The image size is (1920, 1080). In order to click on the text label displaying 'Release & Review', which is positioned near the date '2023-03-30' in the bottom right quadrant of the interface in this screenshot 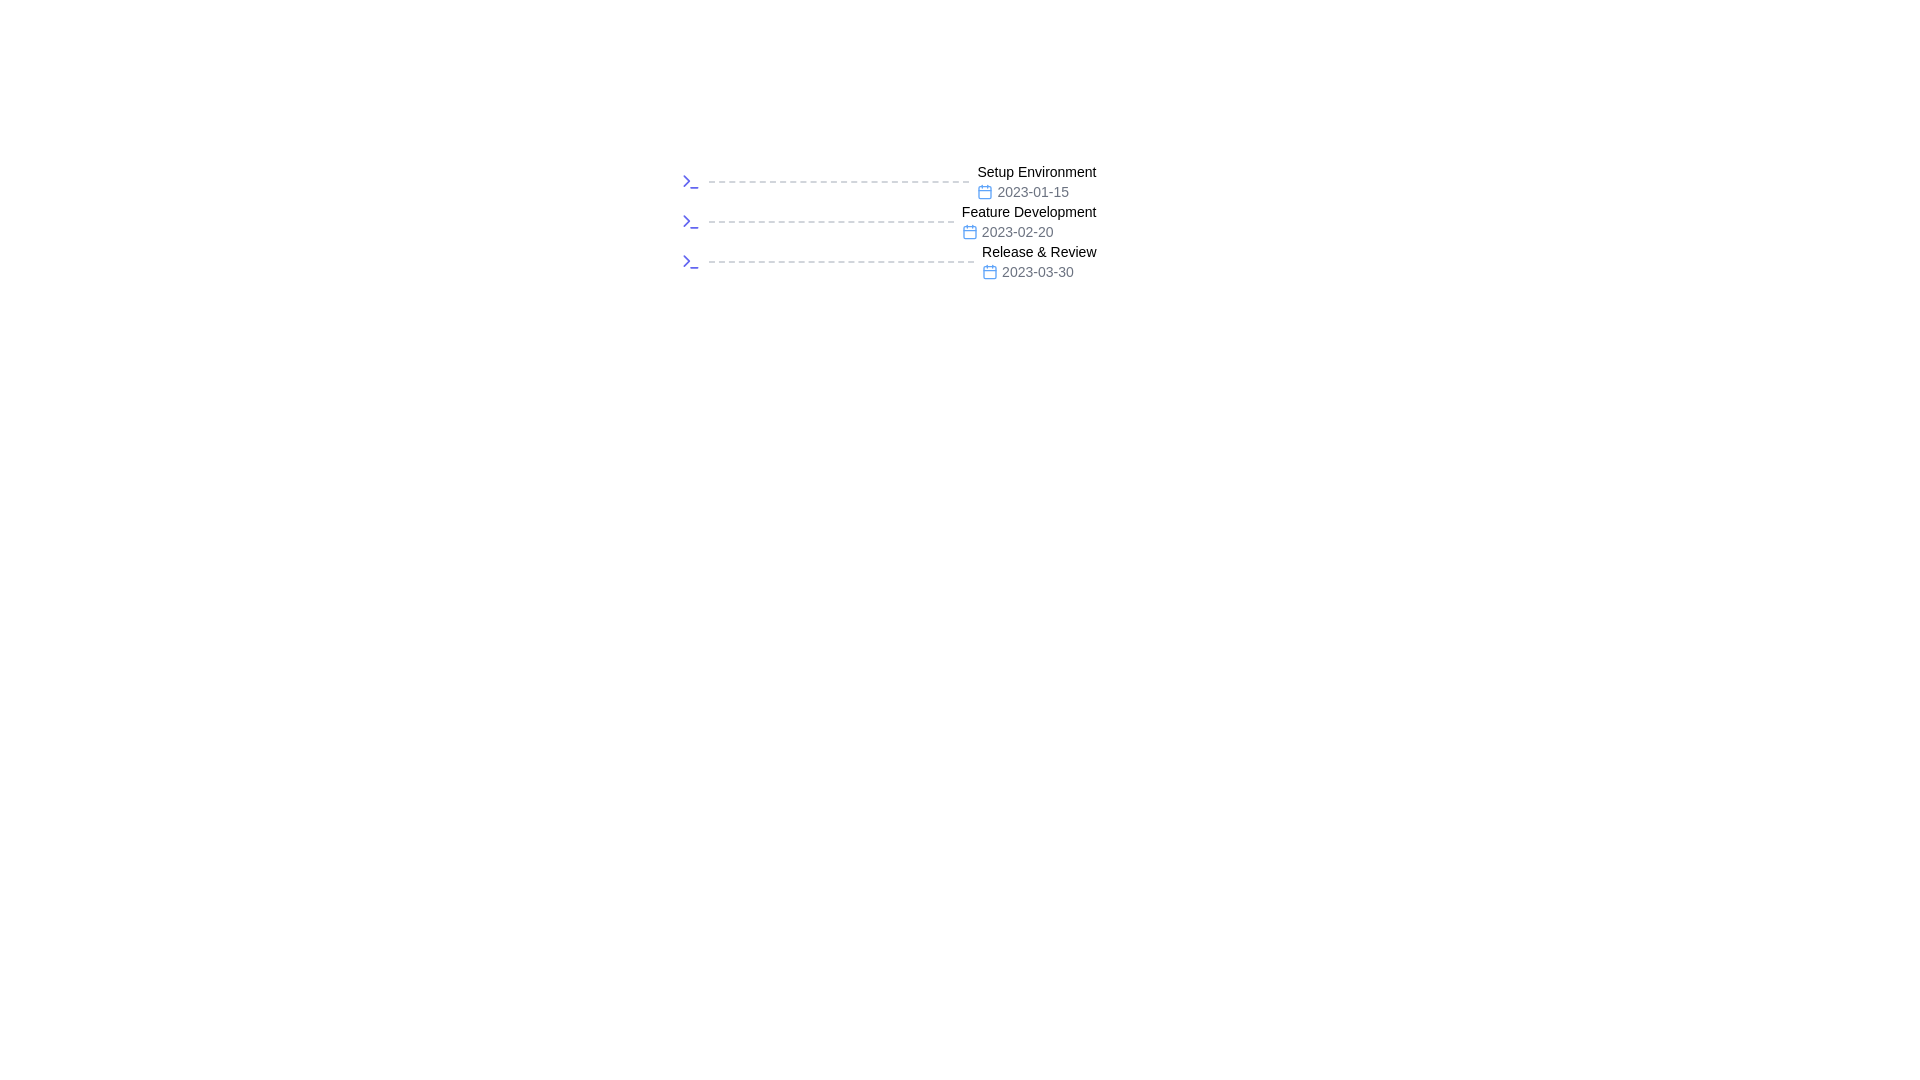, I will do `click(1039, 250)`.